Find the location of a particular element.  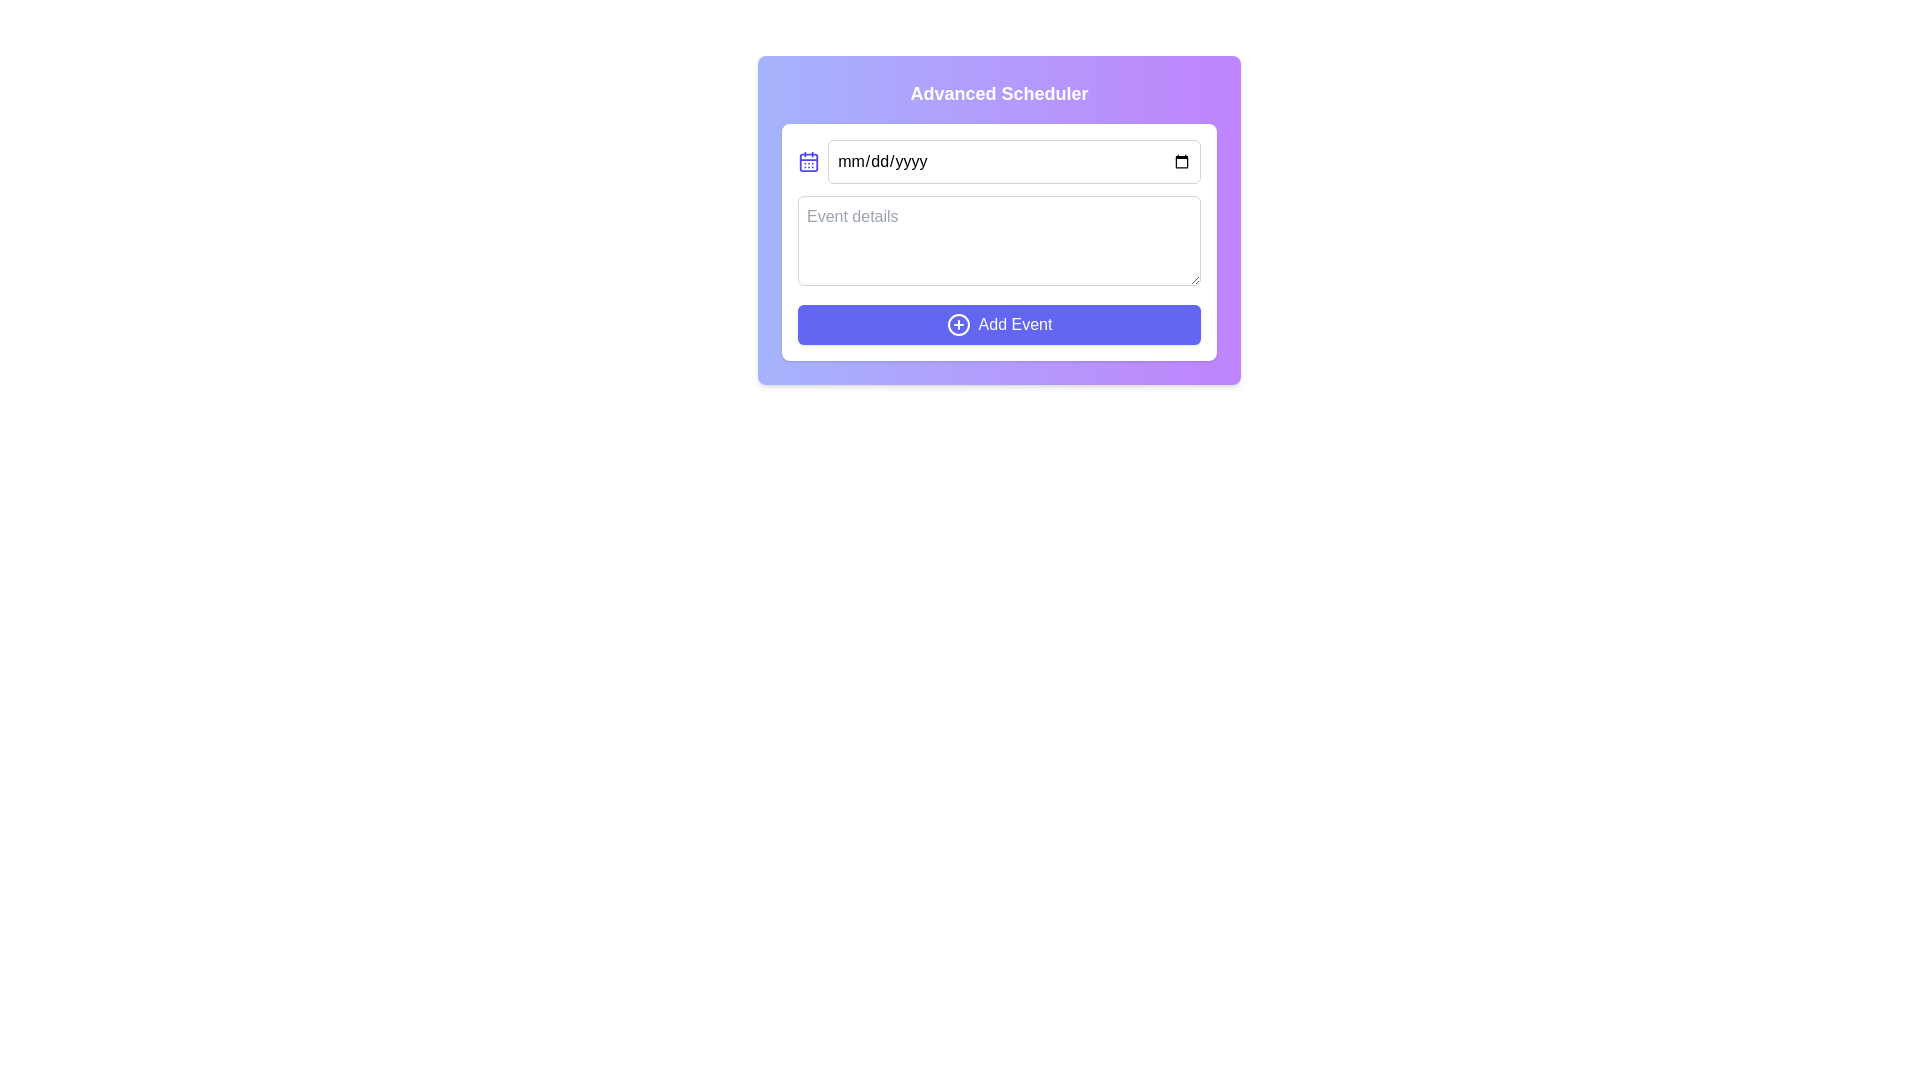

the SVG Icon that represents the 'Add Event' functionality, which is located to the left of the 'Add Event' button text is located at coordinates (957, 323).